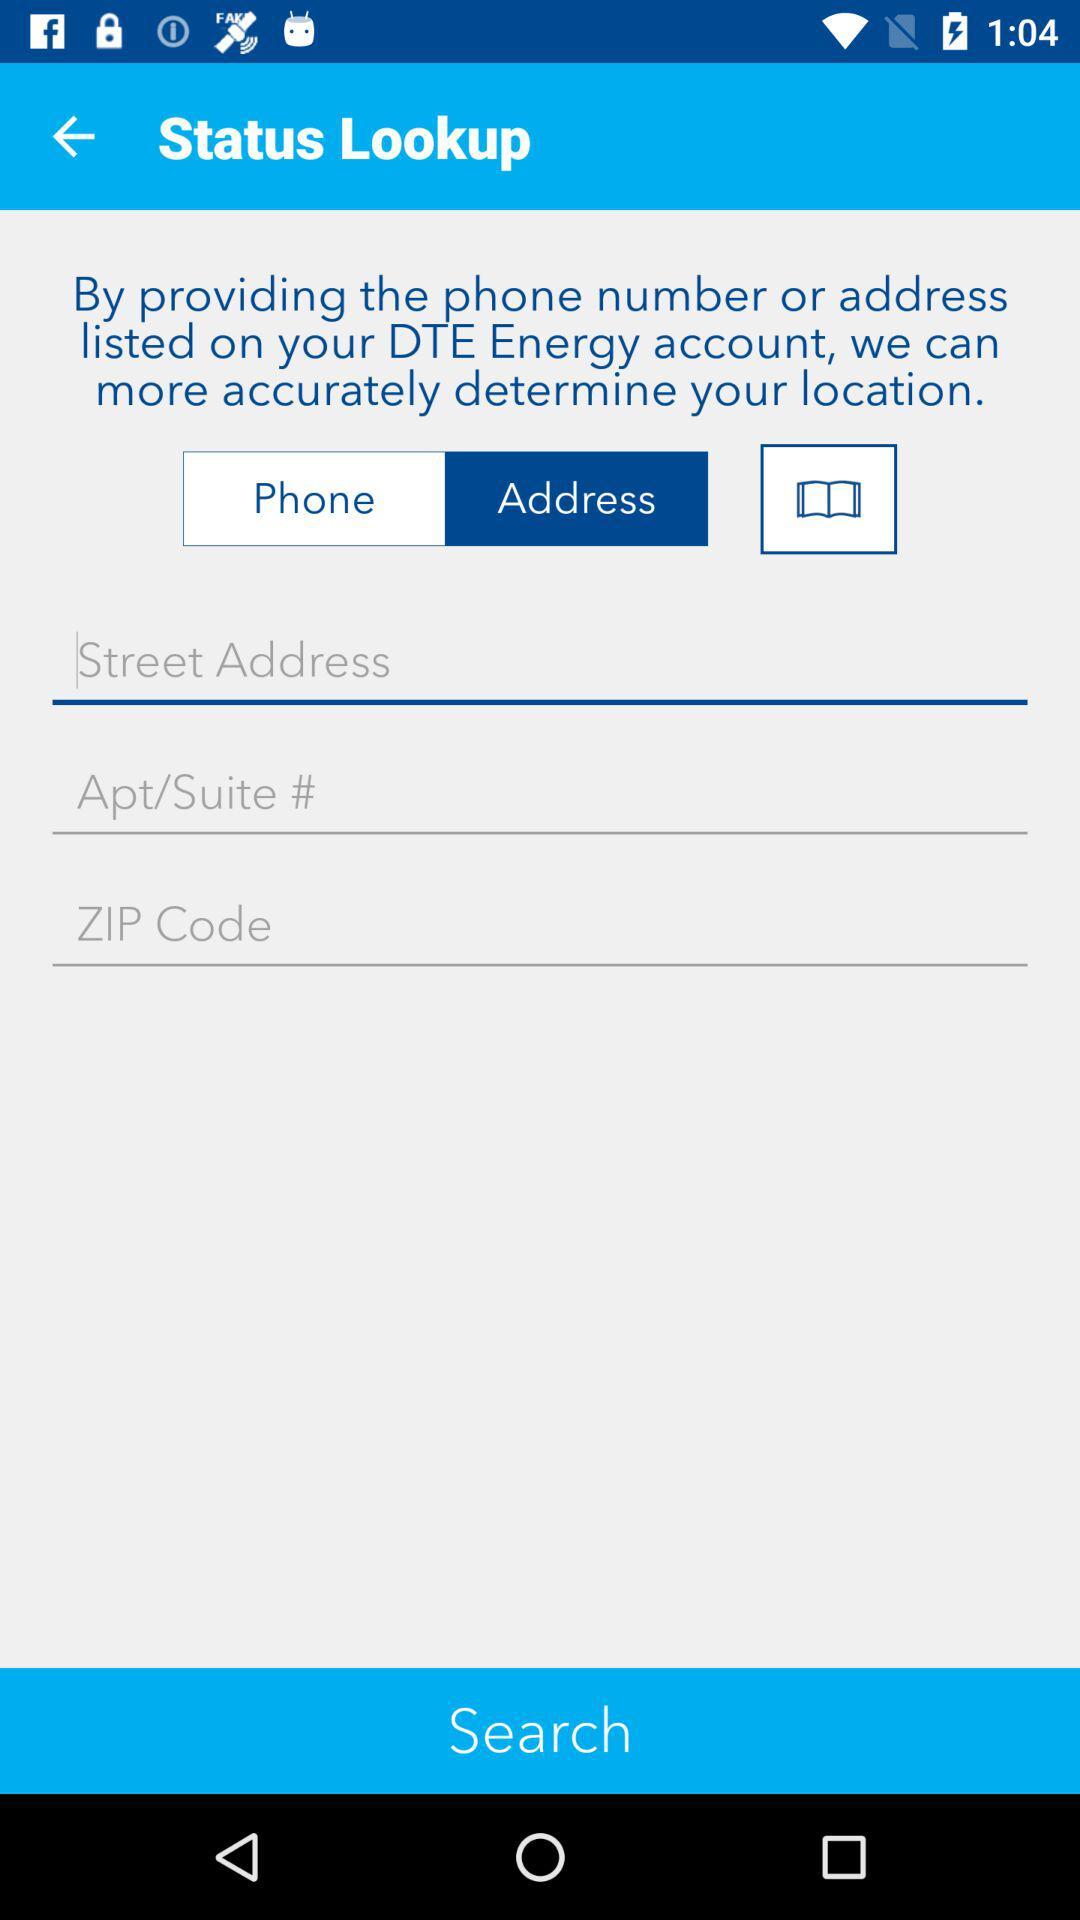 This screenshot has width=1080, height=1920. What do you see at coordinates (828, 499) in the screenshot?
I see `the icon below the by providing the icon` at bounding box center [828, 499].